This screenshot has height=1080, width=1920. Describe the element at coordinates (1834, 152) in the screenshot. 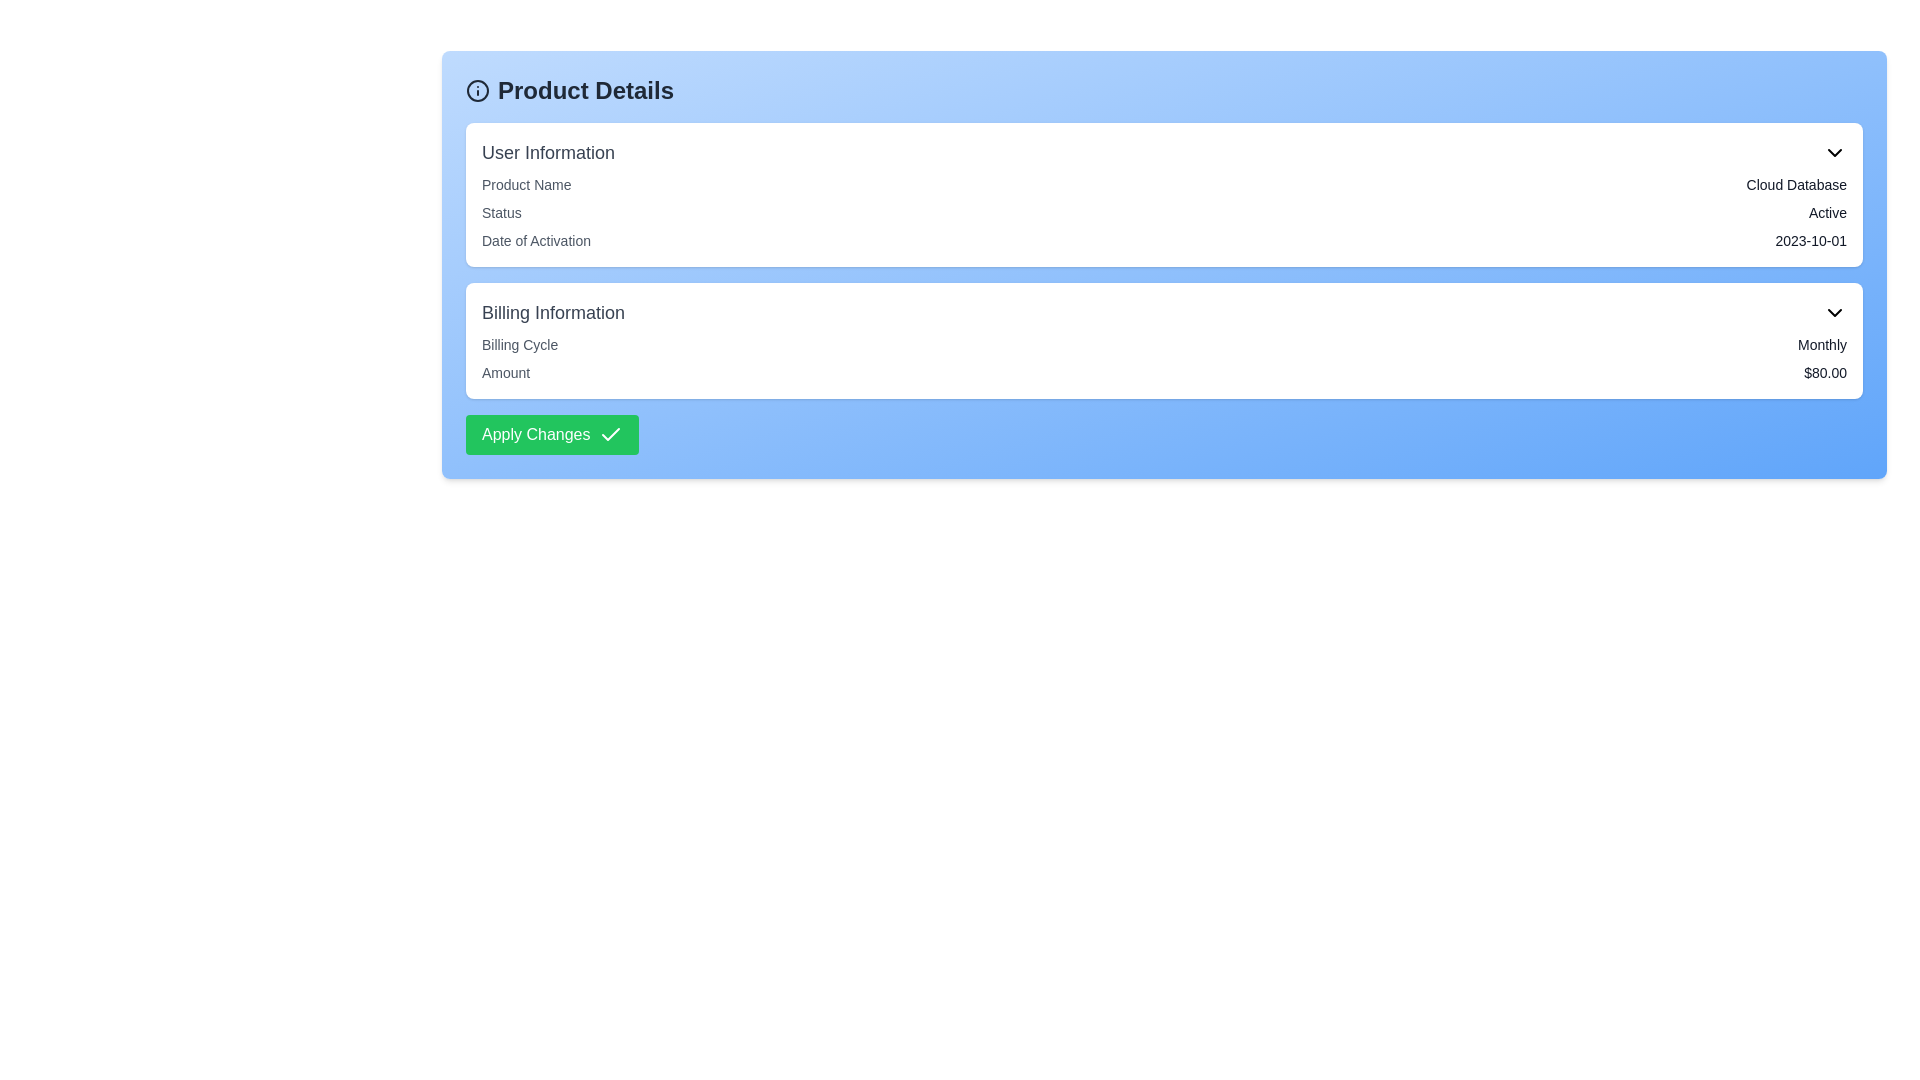

I see `the dropdown toggle icon (chevron) located at the far-right of the 'User Information' section` at that location.